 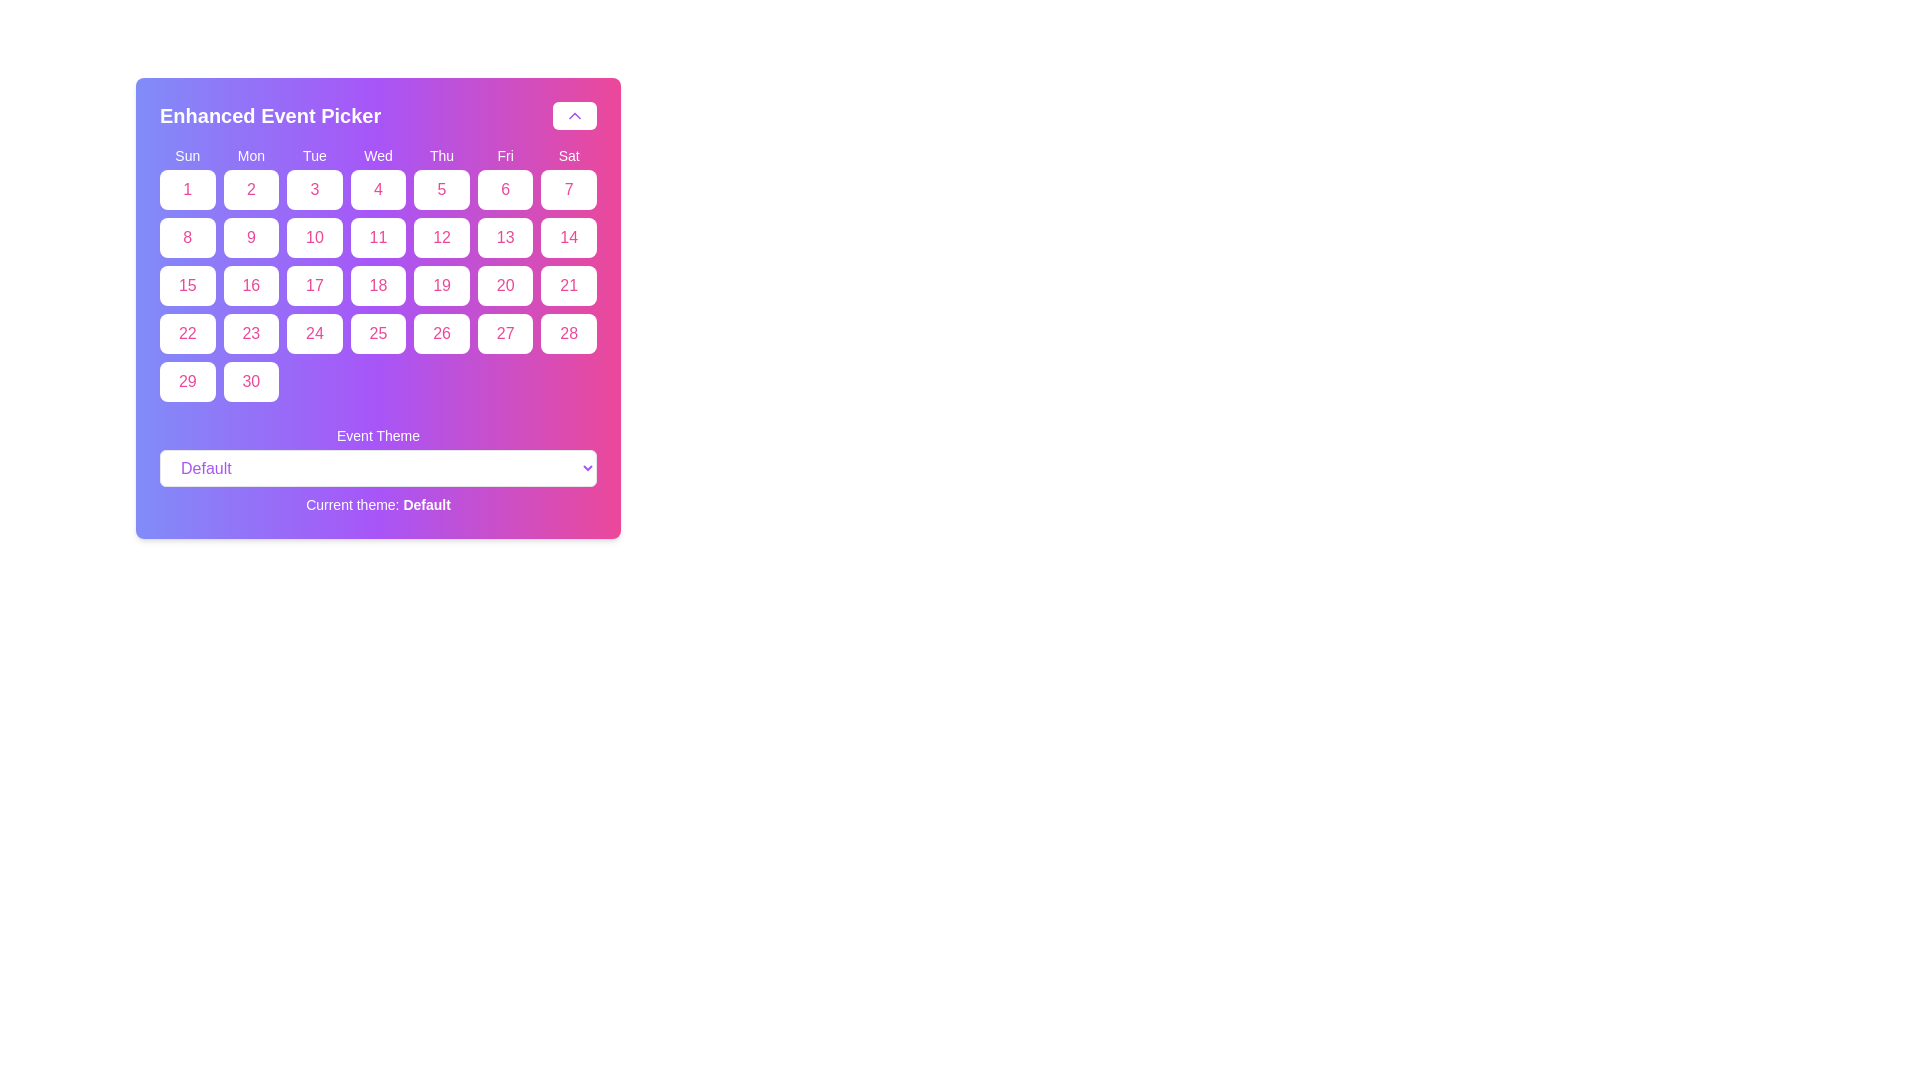 I want to click on the button representing the selectable day (13th) in the month view of the calendar, so click(x=505, y=237).